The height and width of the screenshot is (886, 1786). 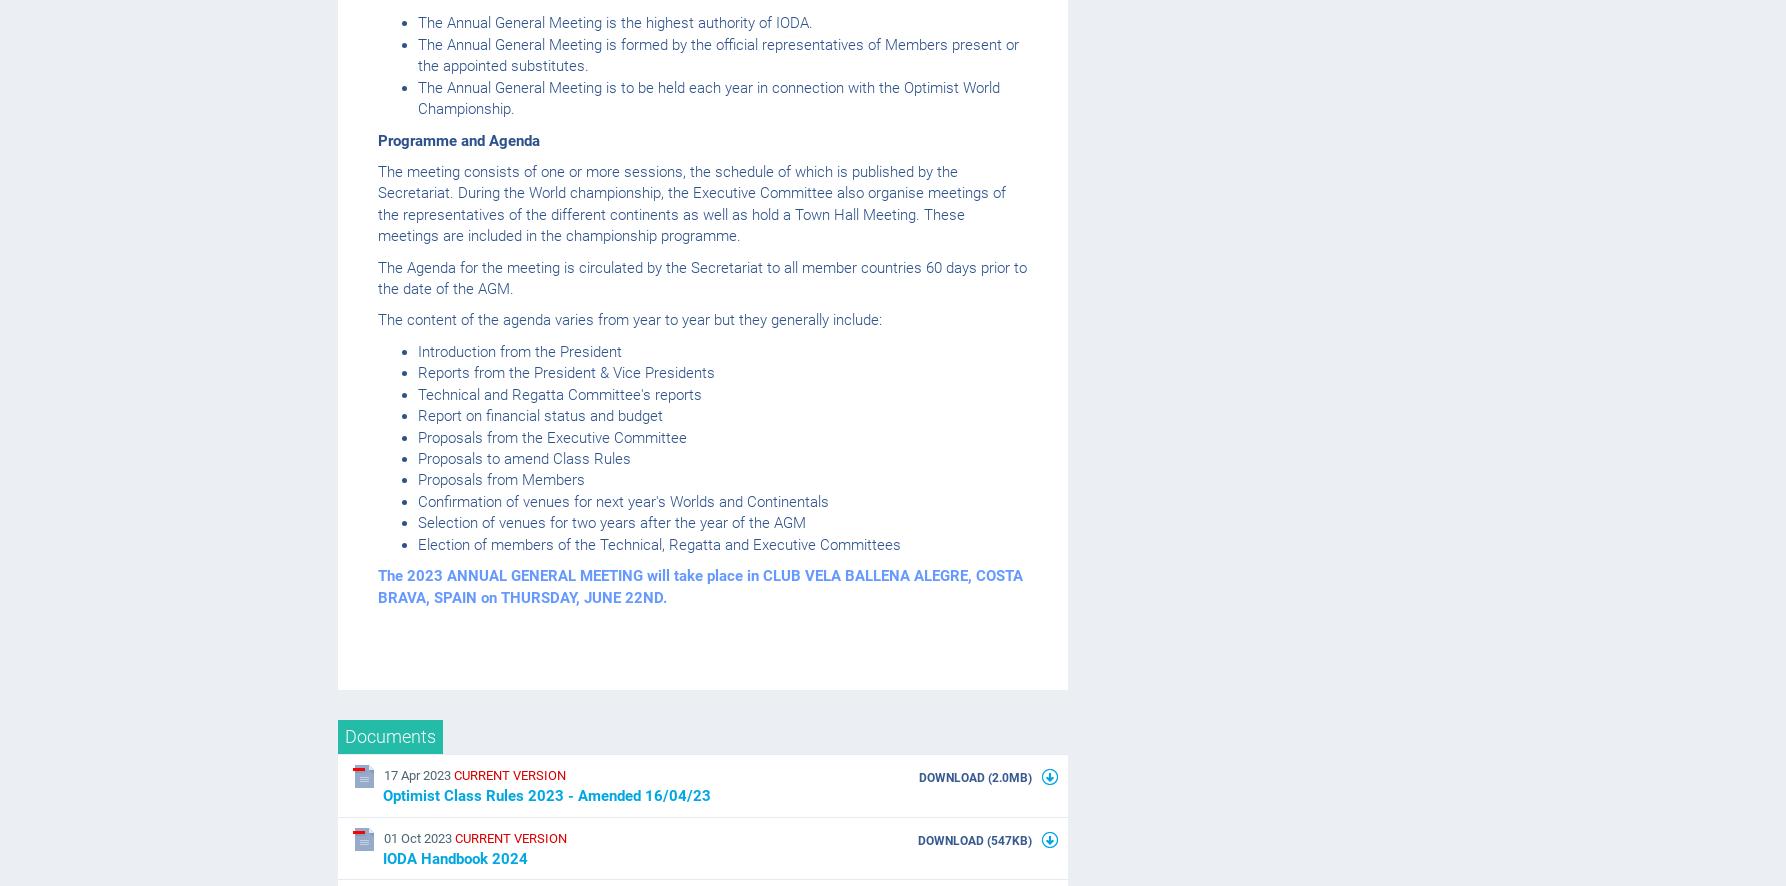 I want to click on 'Introduction from the President', so click(x=519, y=350).